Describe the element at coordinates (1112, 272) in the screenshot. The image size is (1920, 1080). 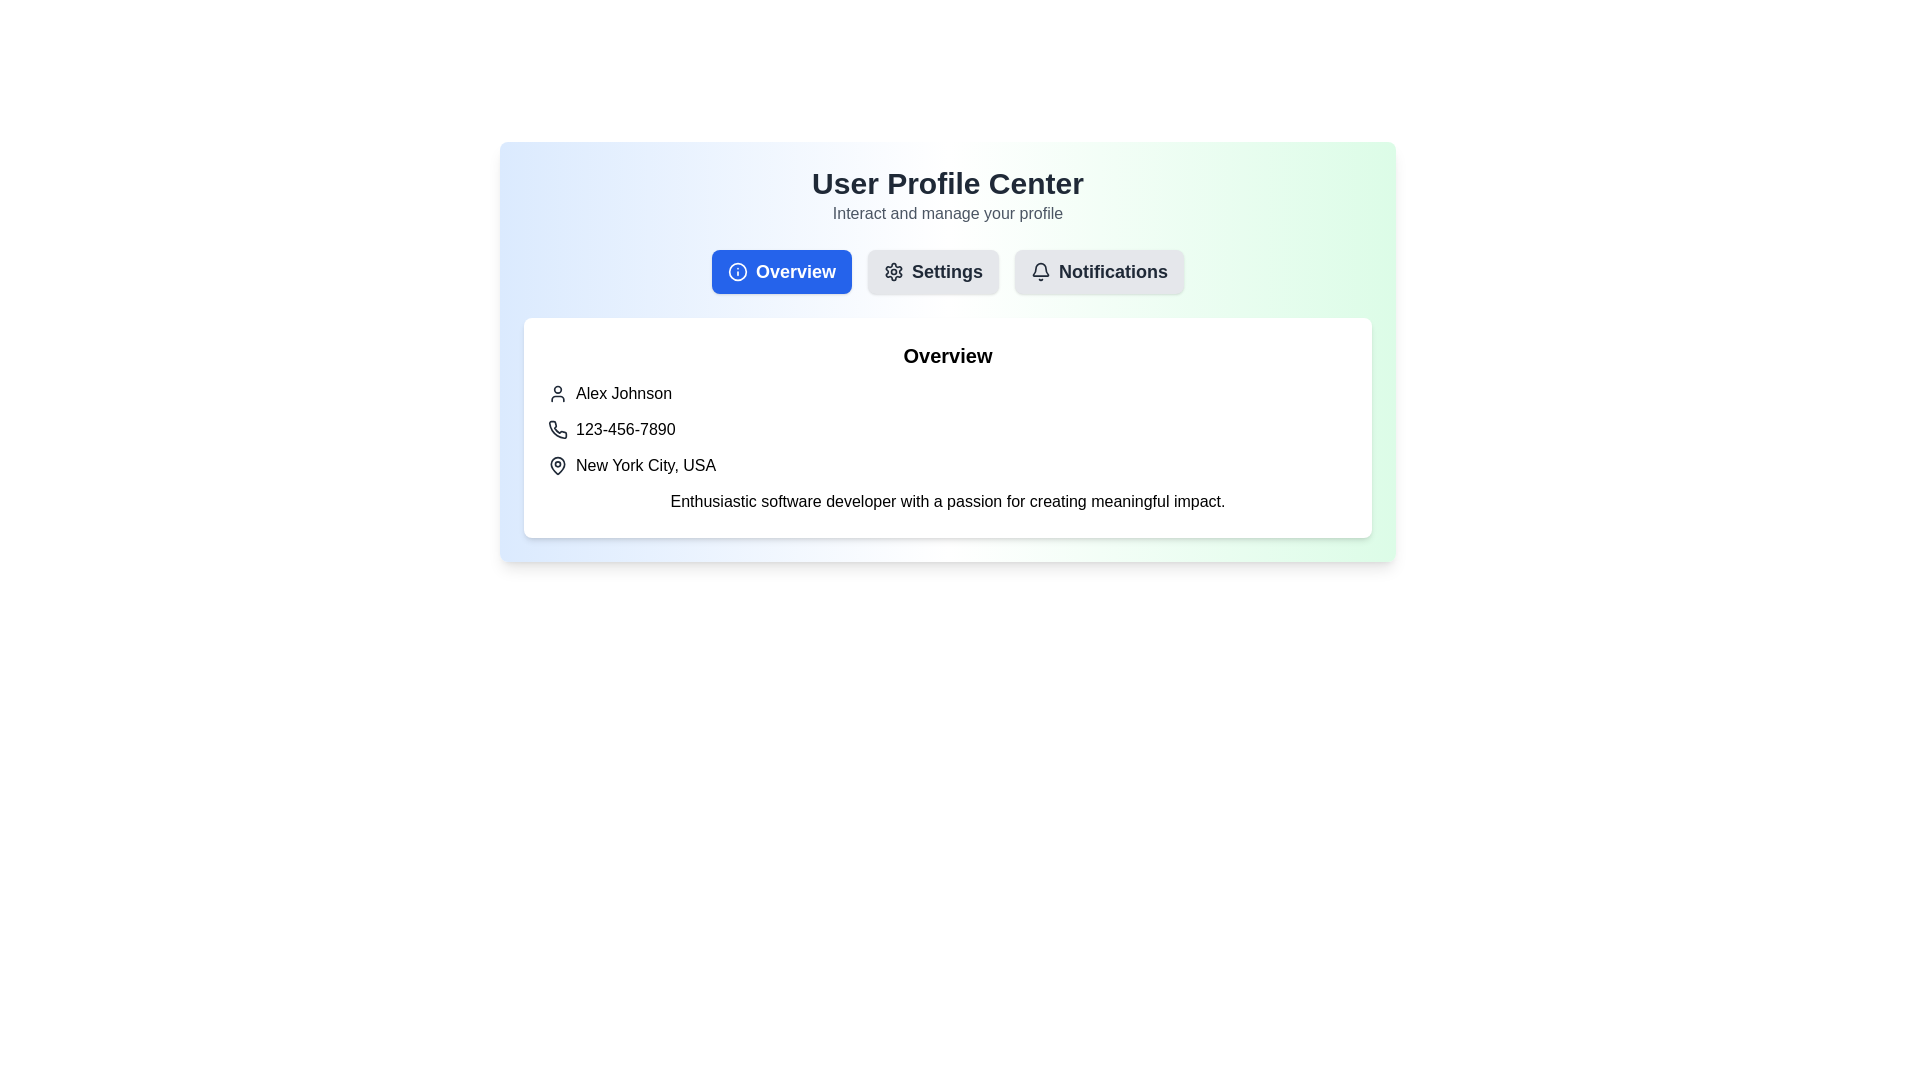
I see `the 'Notifications' button, which is styled with a bold dark gray text label and is part of a horizontal navigation menu at the top of the interface` at that location.